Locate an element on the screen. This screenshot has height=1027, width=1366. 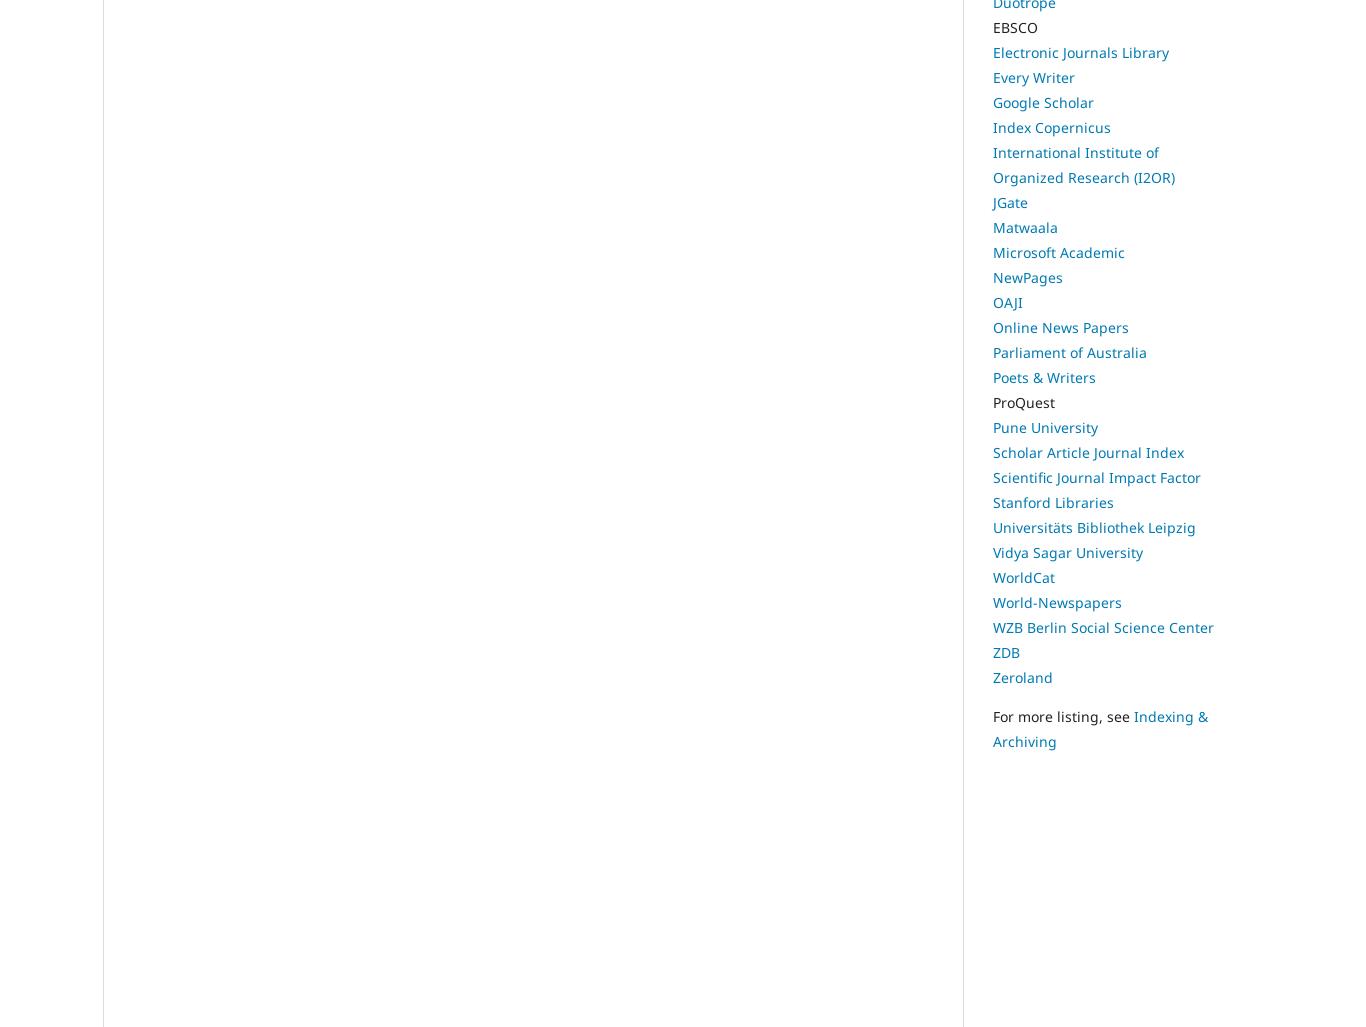
'Scientific Journal Impact Factor' is located at coordinates (1096, 477).